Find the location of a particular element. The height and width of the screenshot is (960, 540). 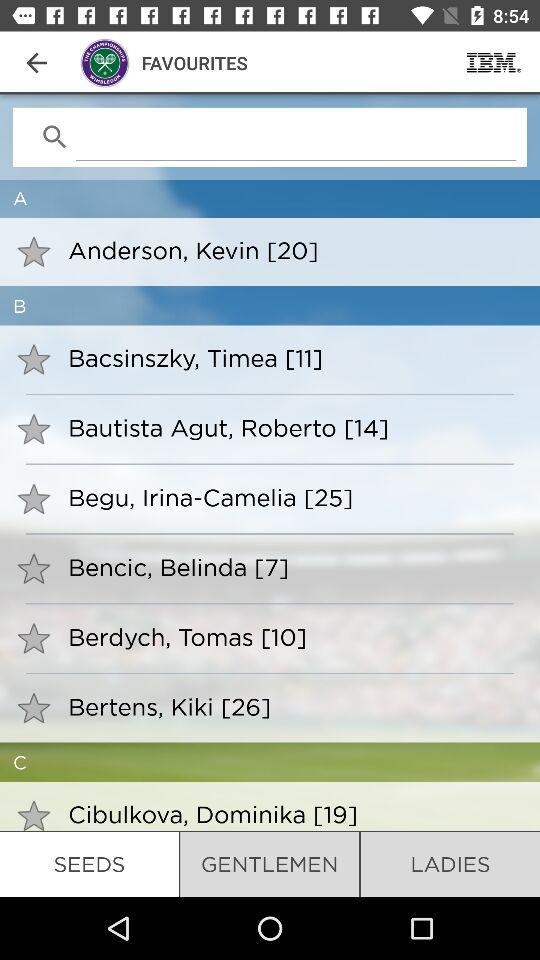

the date_range icon is located at coordinates (493, 62).